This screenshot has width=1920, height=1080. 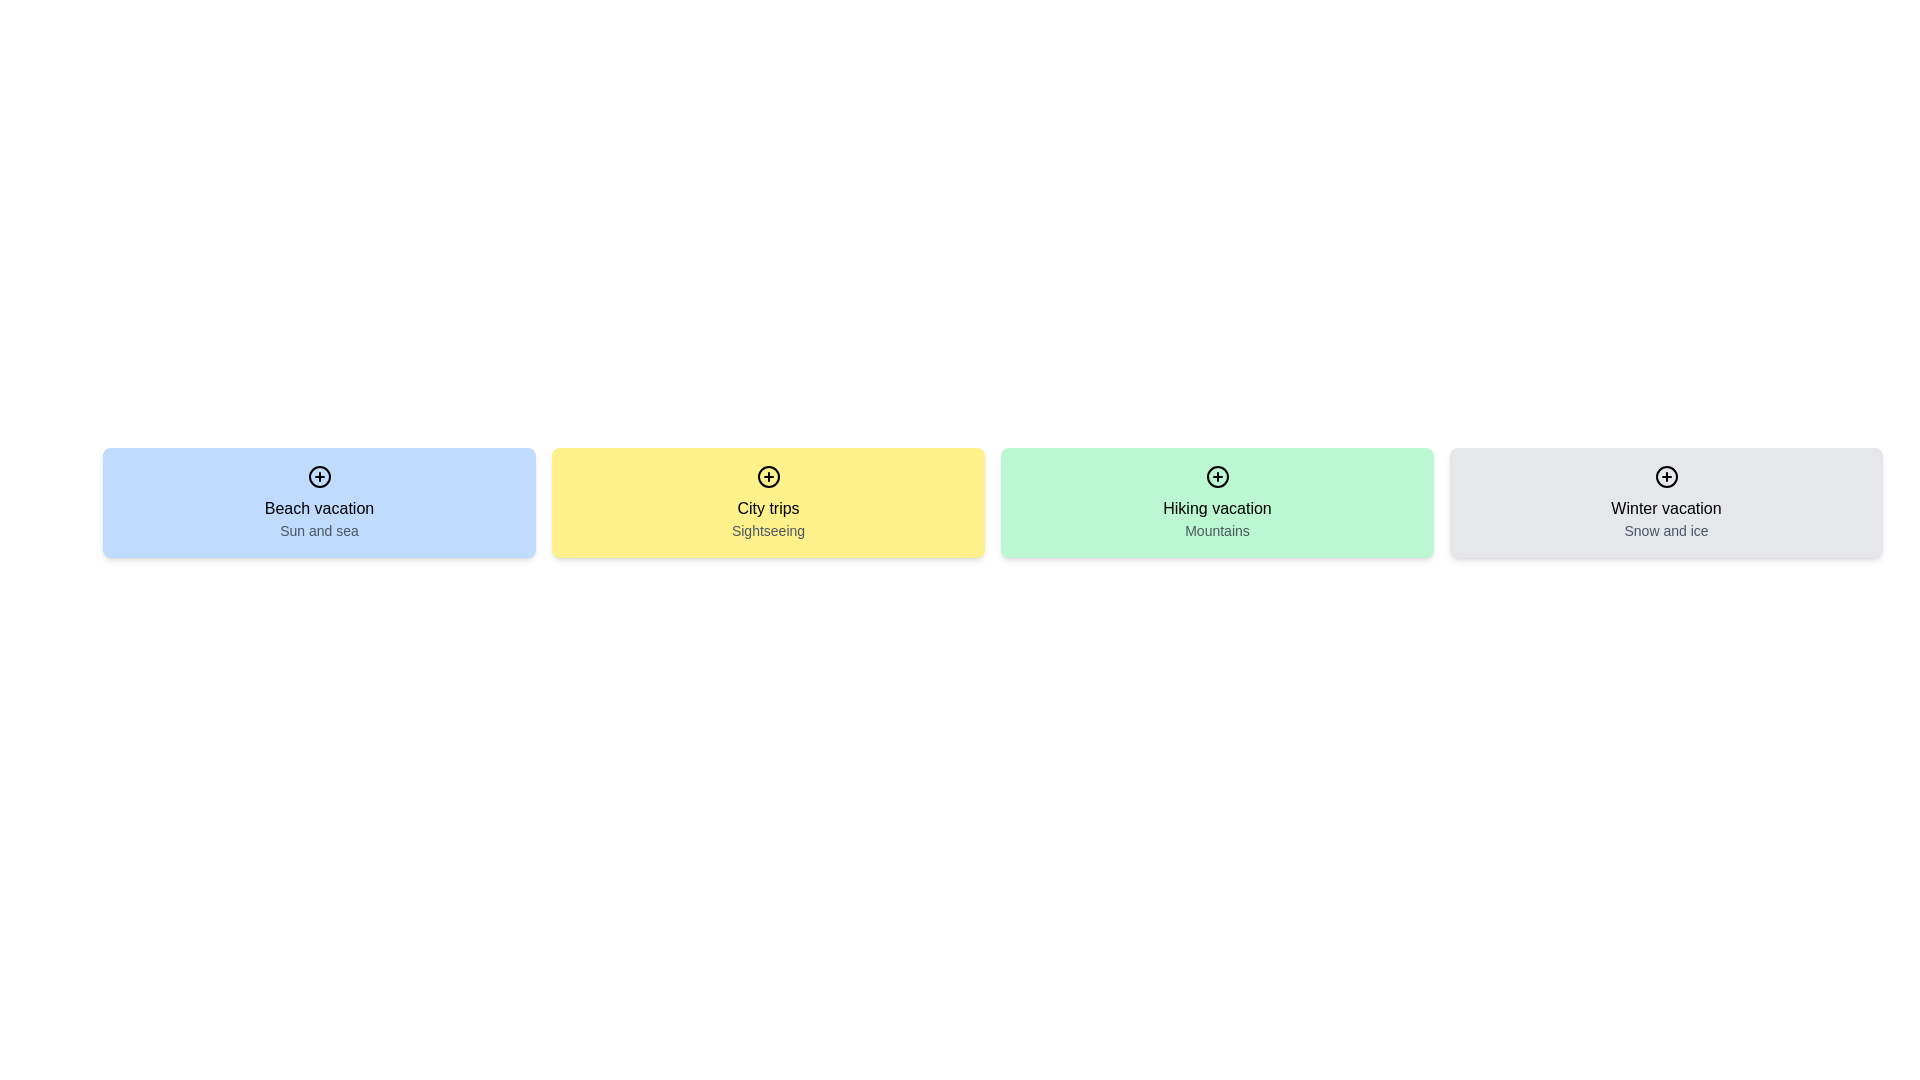 I want to click on the central circular outline of the SVG icon associated with the 'City trips' section, which enhances the visual recognition of the panel's purpose related to sightseeing, so click(x=767, y=477).